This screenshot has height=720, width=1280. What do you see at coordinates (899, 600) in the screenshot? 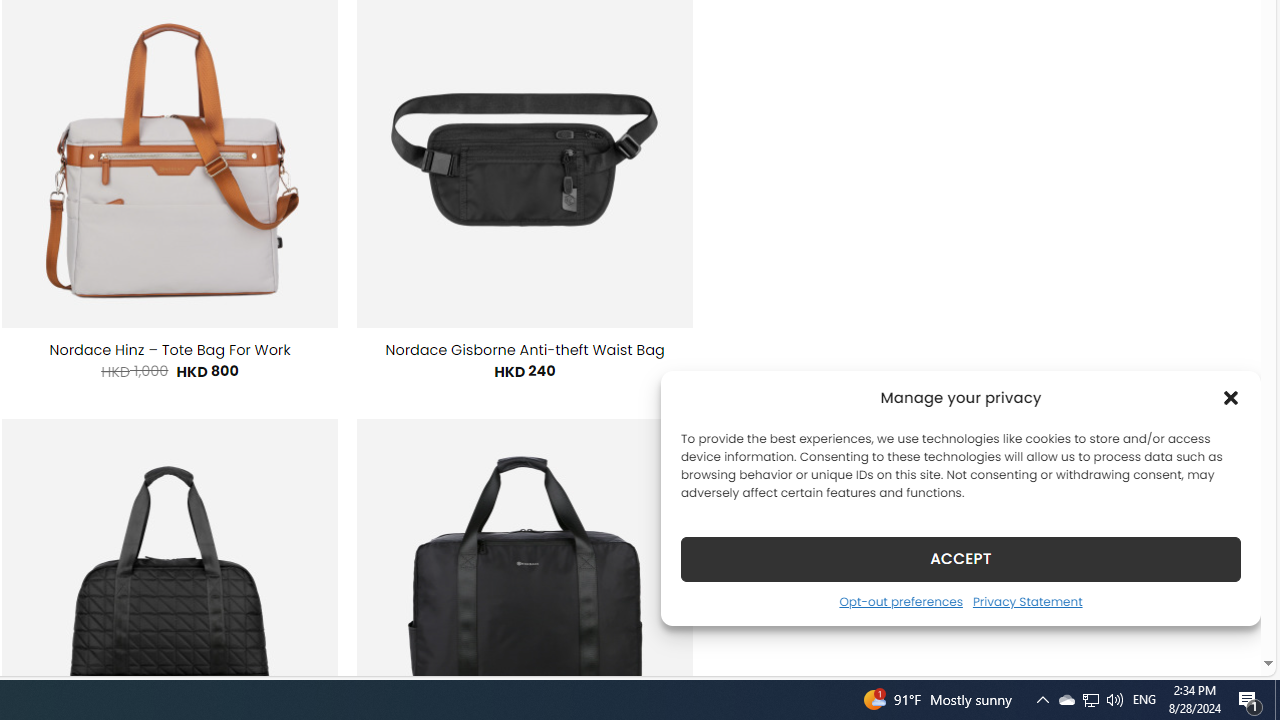
I see `'Opt-out preferences'` at bounding box center [899, 600].